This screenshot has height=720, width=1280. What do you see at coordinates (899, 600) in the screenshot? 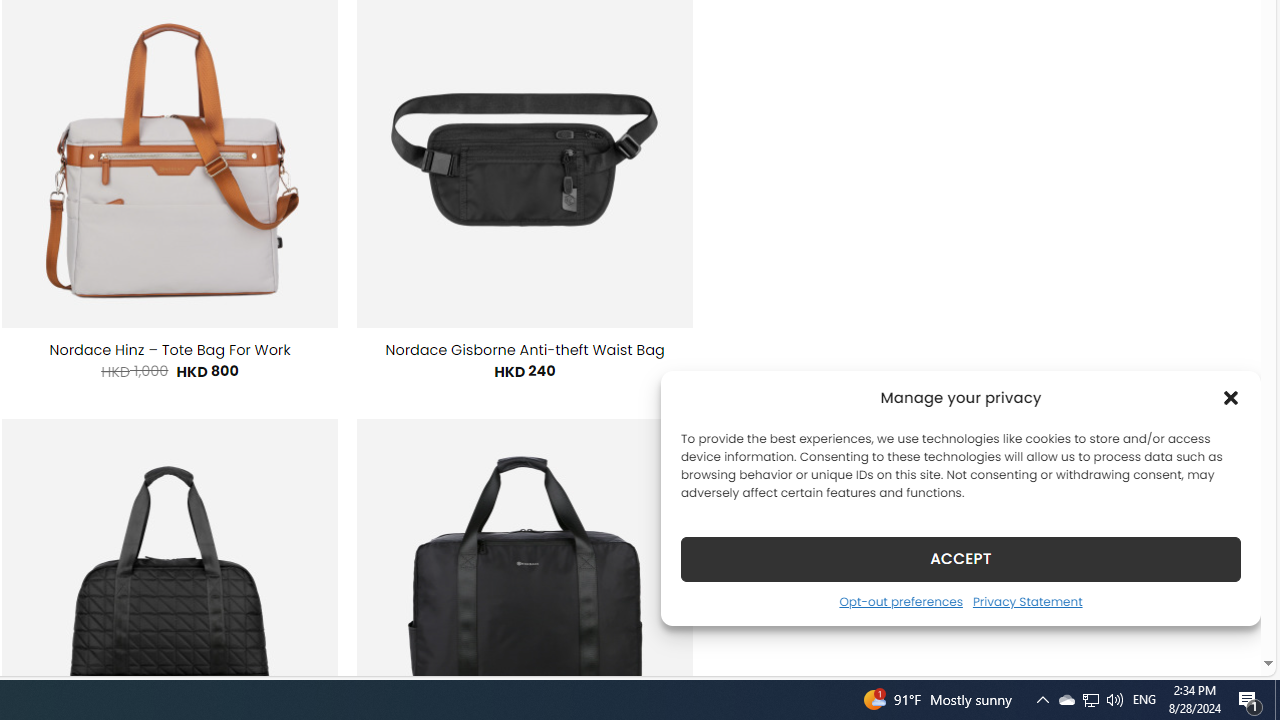
I see `'Opt-out preferences'` at bounding box center [899, 600].